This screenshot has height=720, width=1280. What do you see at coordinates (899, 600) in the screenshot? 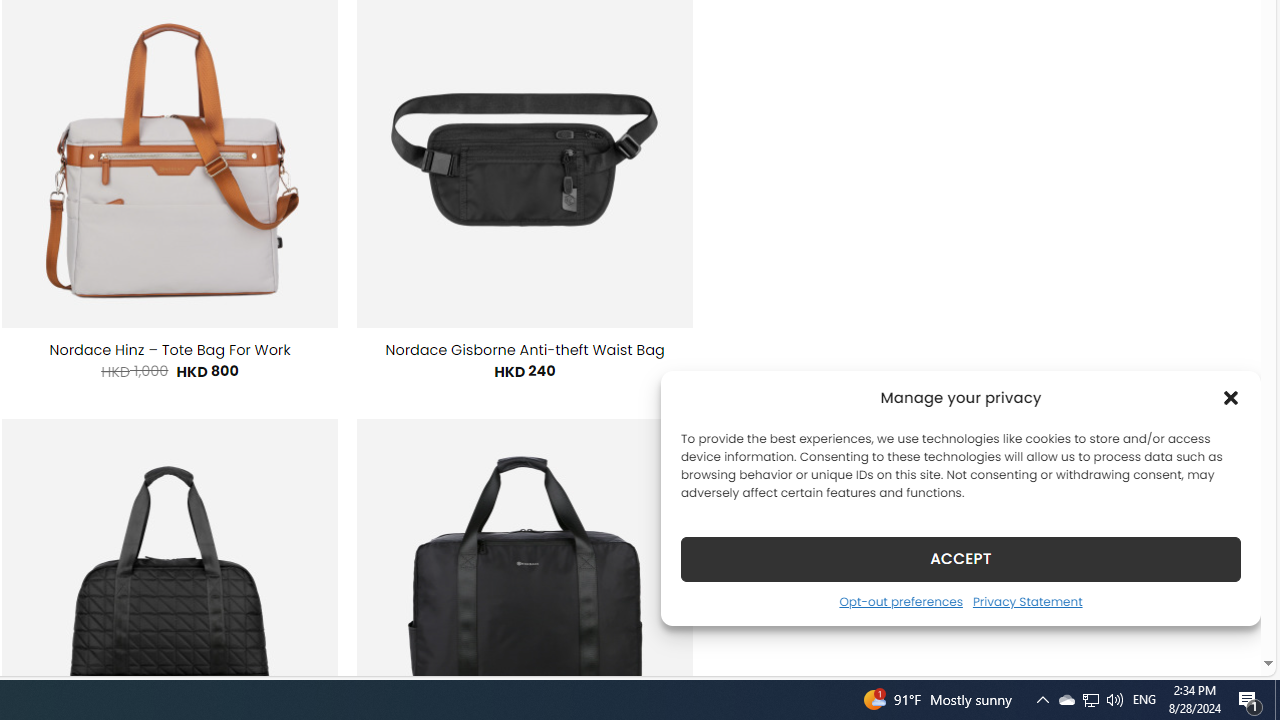
I see `'Opt-out preferences'` at bounding box center [899, 600].